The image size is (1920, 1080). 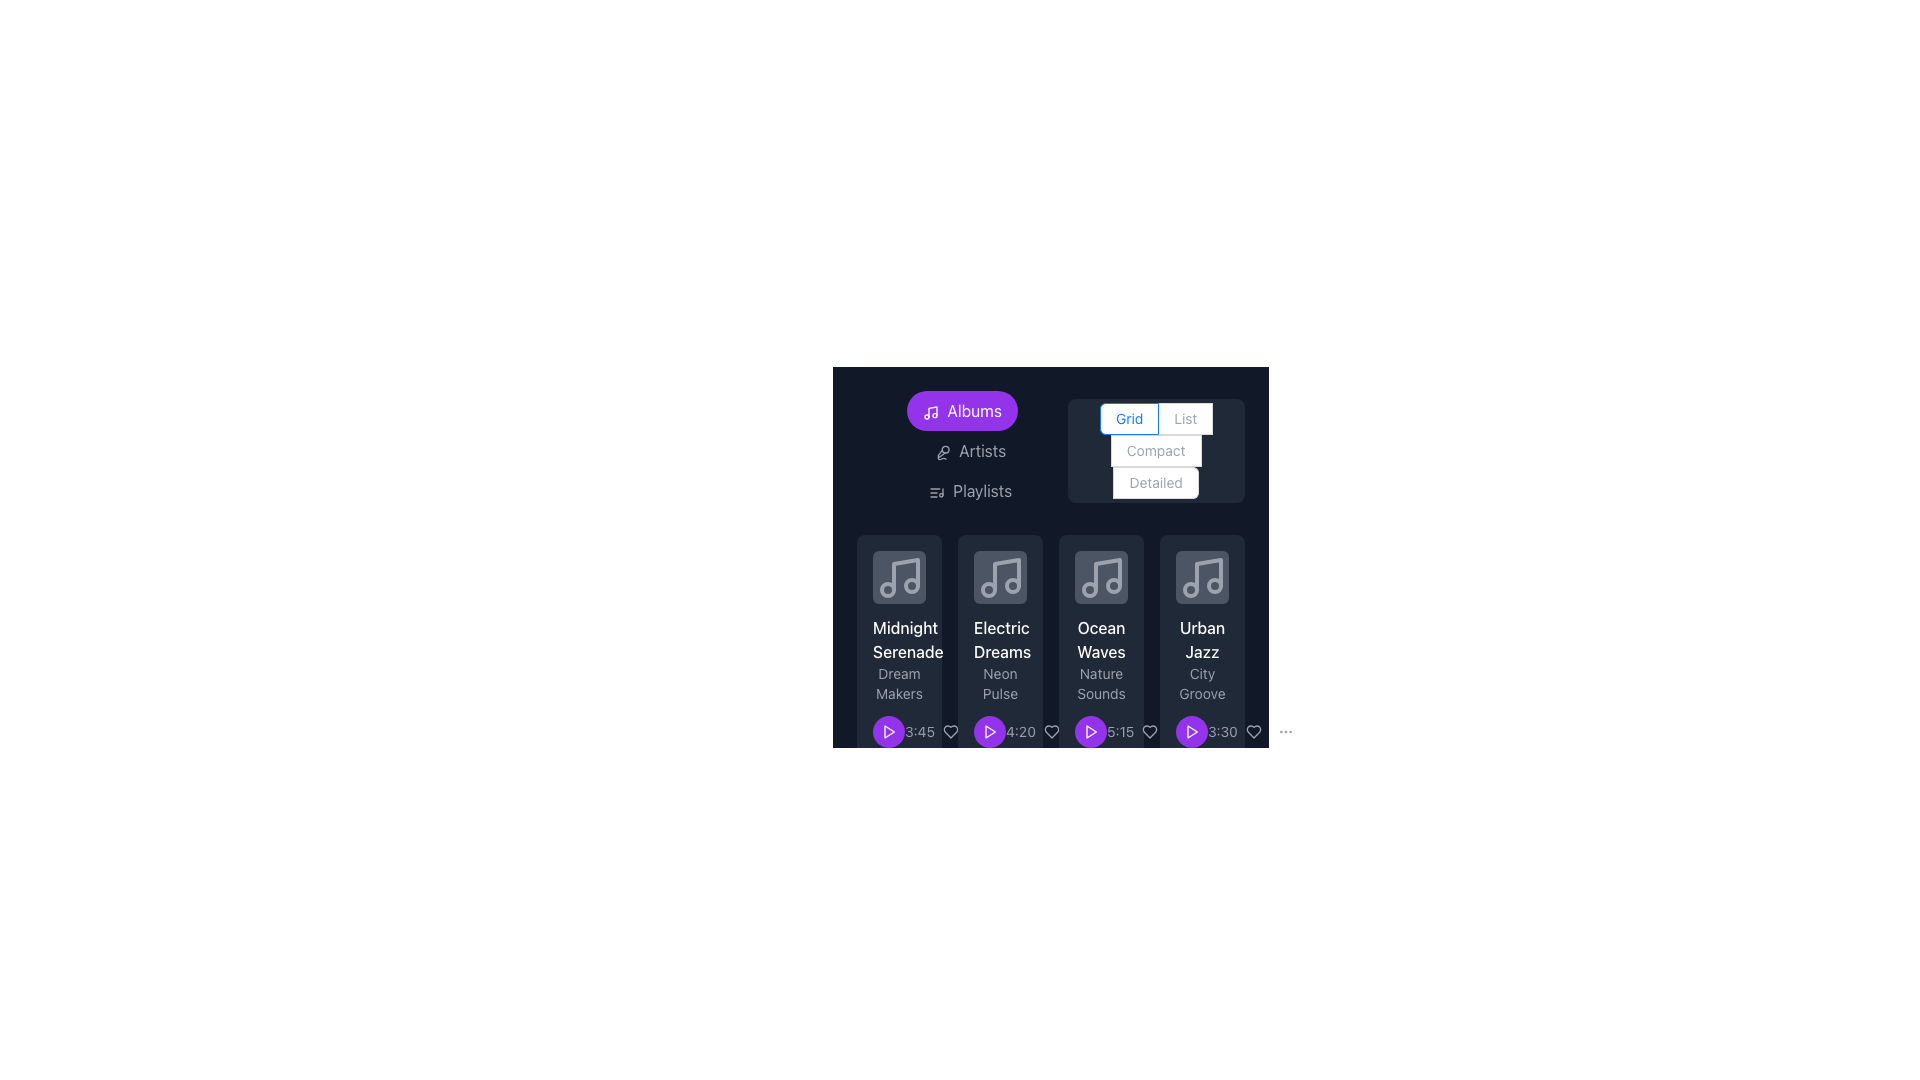 I want to click on the navigation button on the Navigation and arrangement control bar, so click(x=1050, y=451).